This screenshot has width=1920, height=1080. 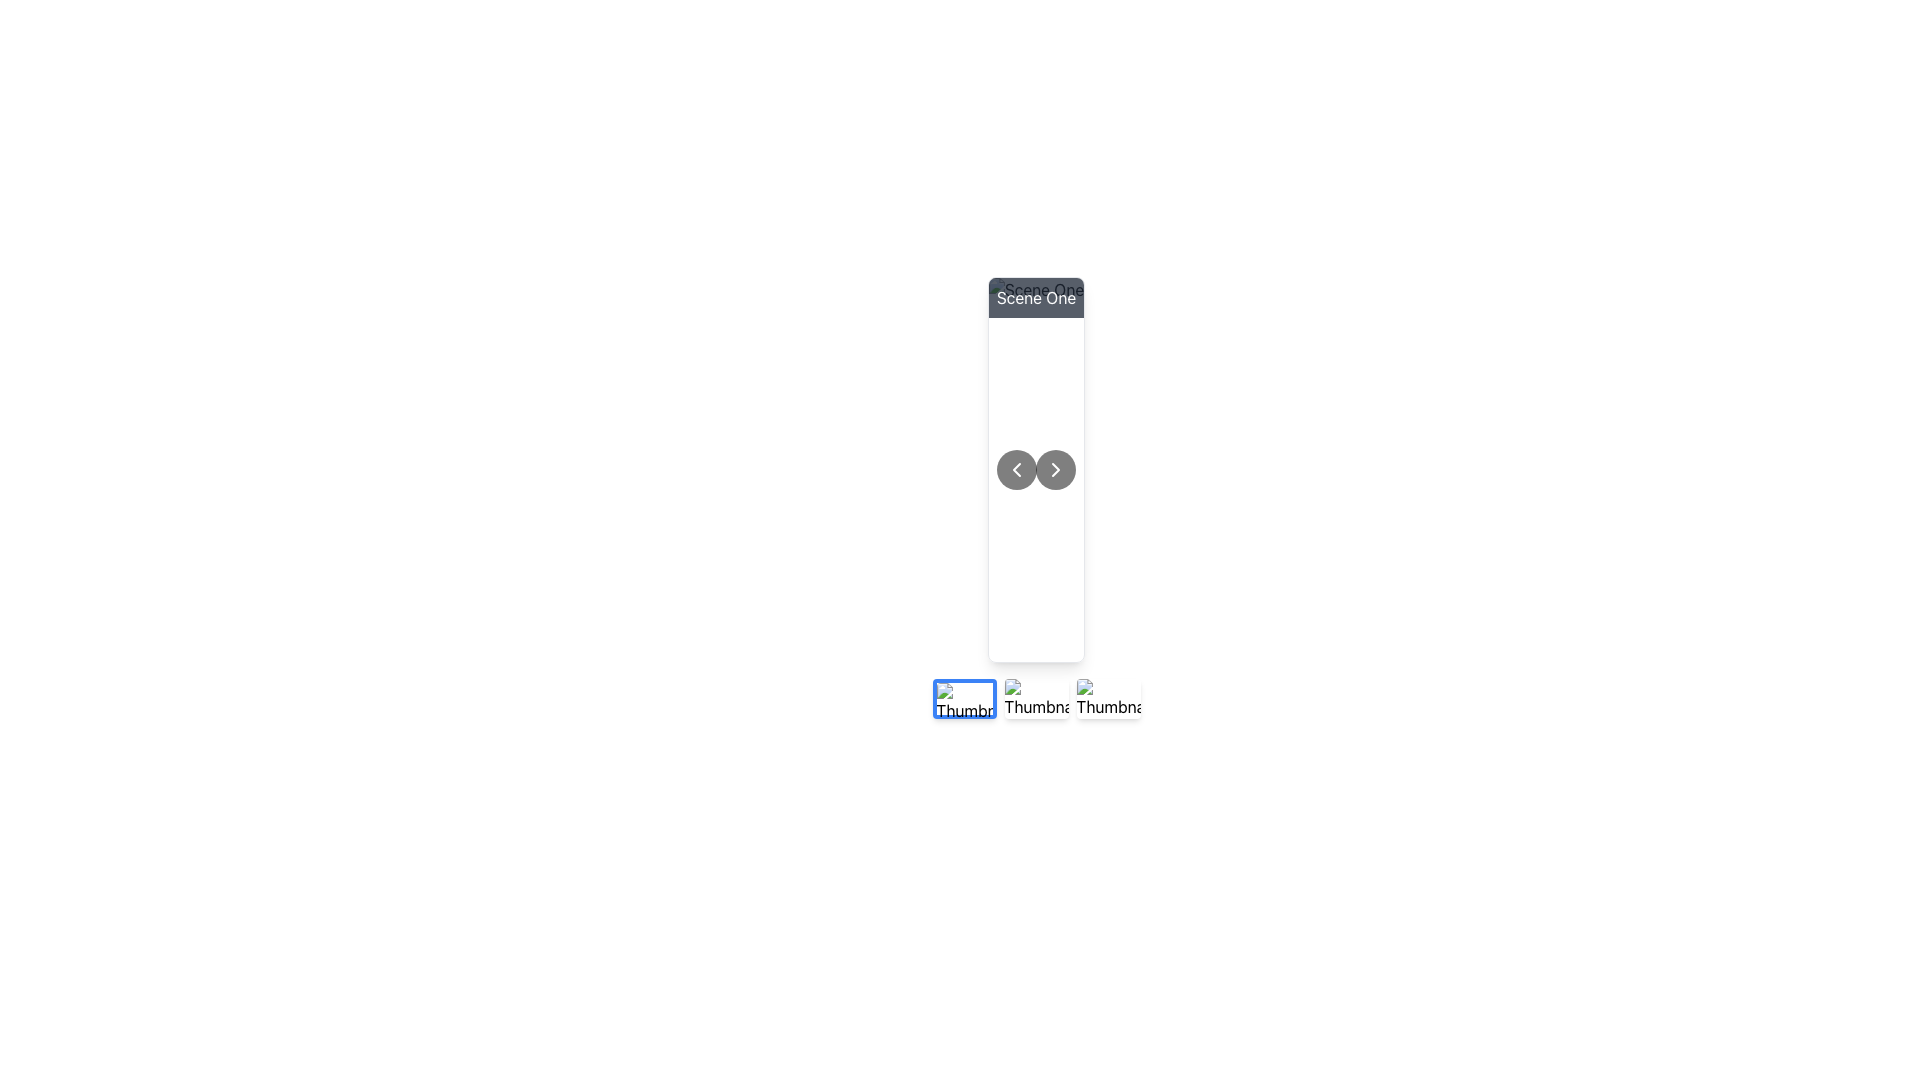 What do you see at coordinates (1036, 697) in the screenshot?
I see `the second thumbnail image, which is centrally located between the first thumbnail with a blue border on the left and the third thumbnail on the right` at bounding box center [1036, 697].